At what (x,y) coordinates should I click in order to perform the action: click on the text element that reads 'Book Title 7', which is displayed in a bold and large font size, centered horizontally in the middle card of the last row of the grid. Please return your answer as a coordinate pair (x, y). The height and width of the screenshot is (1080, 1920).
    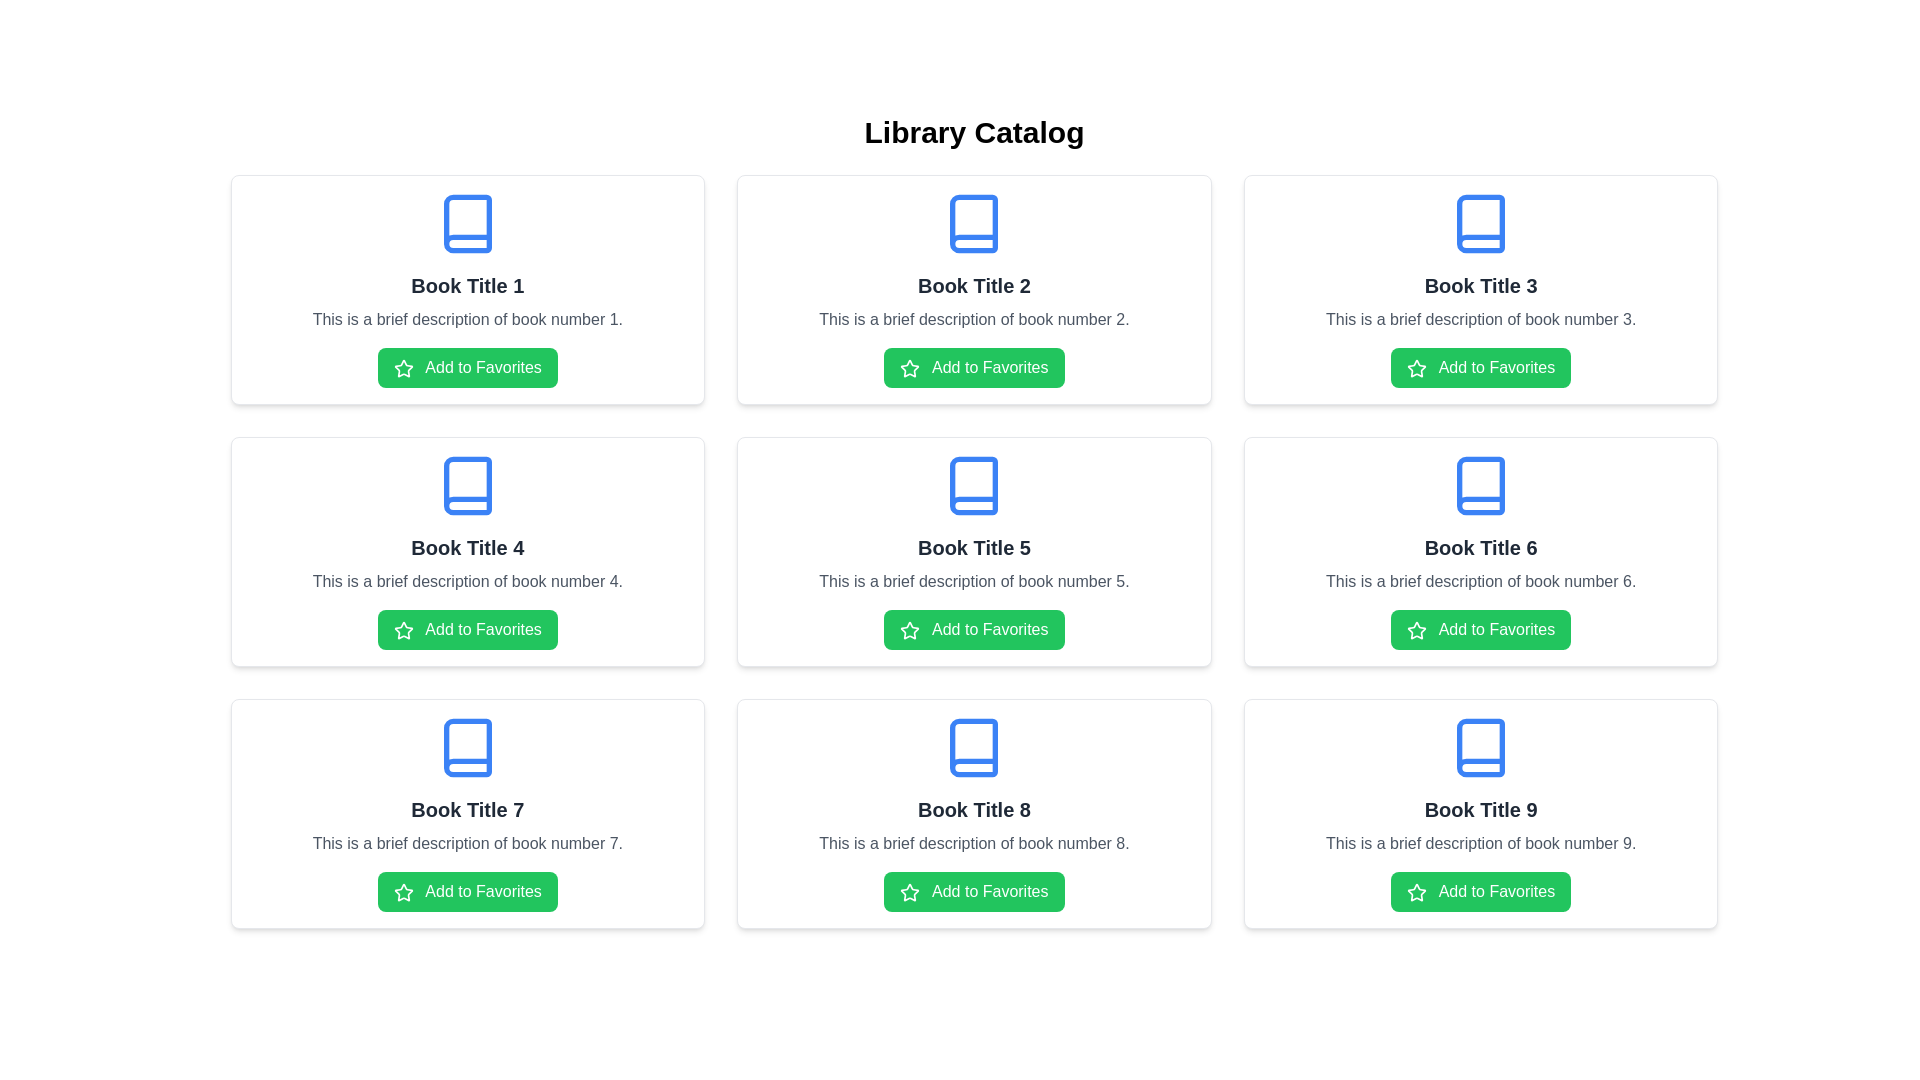
    Looking at the image, I should click on (466, 810).